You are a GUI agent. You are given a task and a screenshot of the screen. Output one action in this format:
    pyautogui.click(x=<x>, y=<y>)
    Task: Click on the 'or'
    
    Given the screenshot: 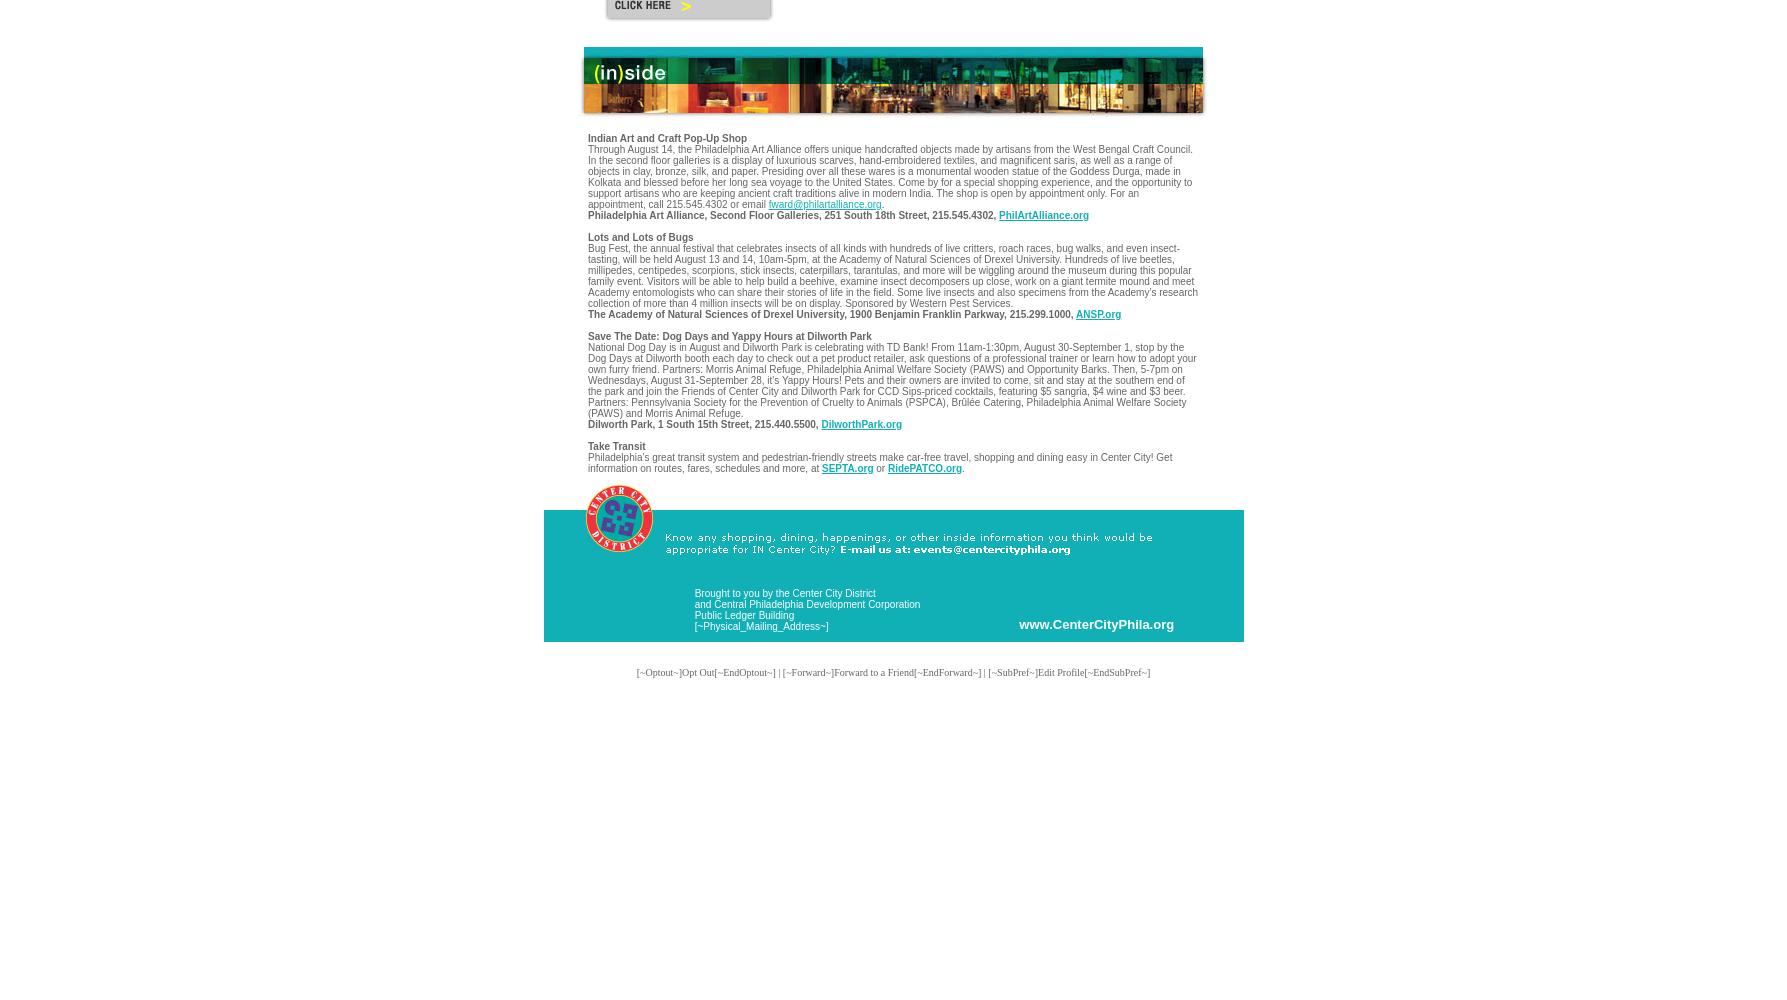 What is the action you would take?
    pyautogui.click(x=879, y=467)
    